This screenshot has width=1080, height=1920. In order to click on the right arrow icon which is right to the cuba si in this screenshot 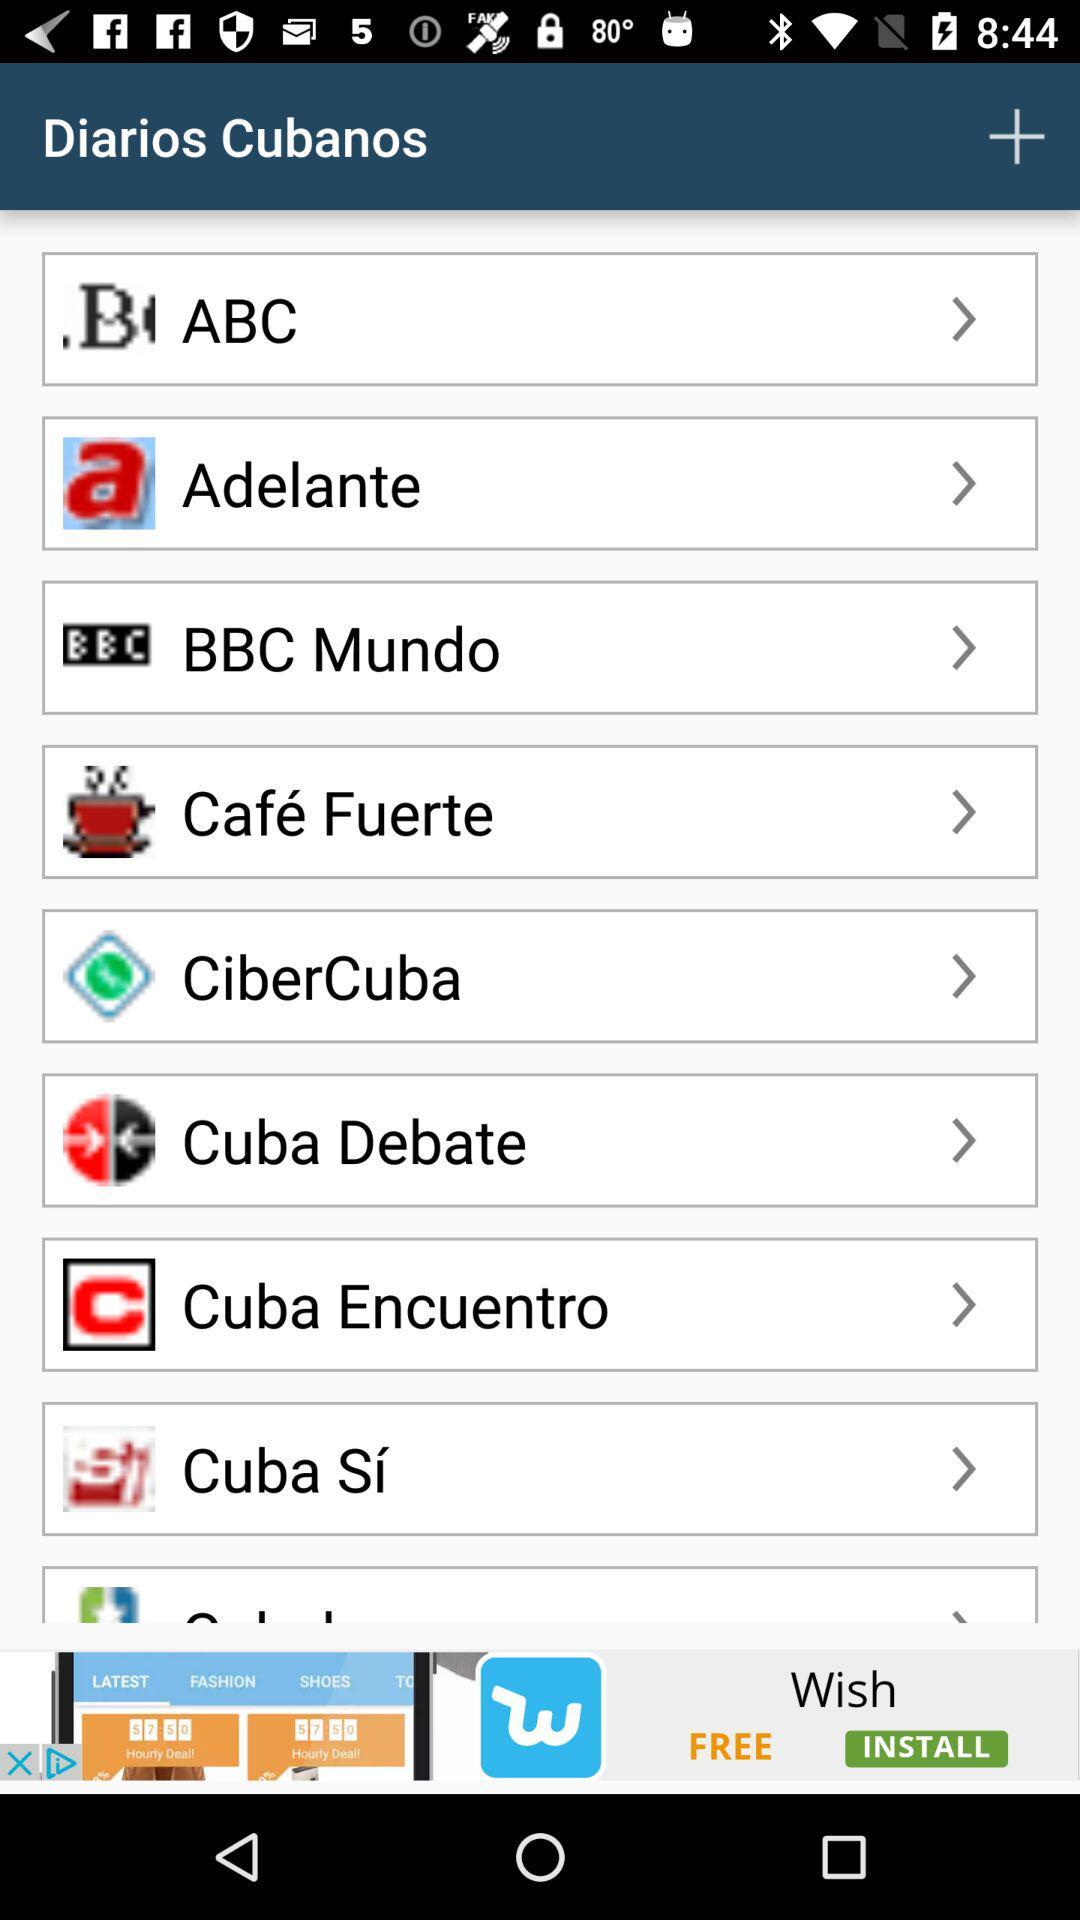, I will do `click(963, 1468)`.